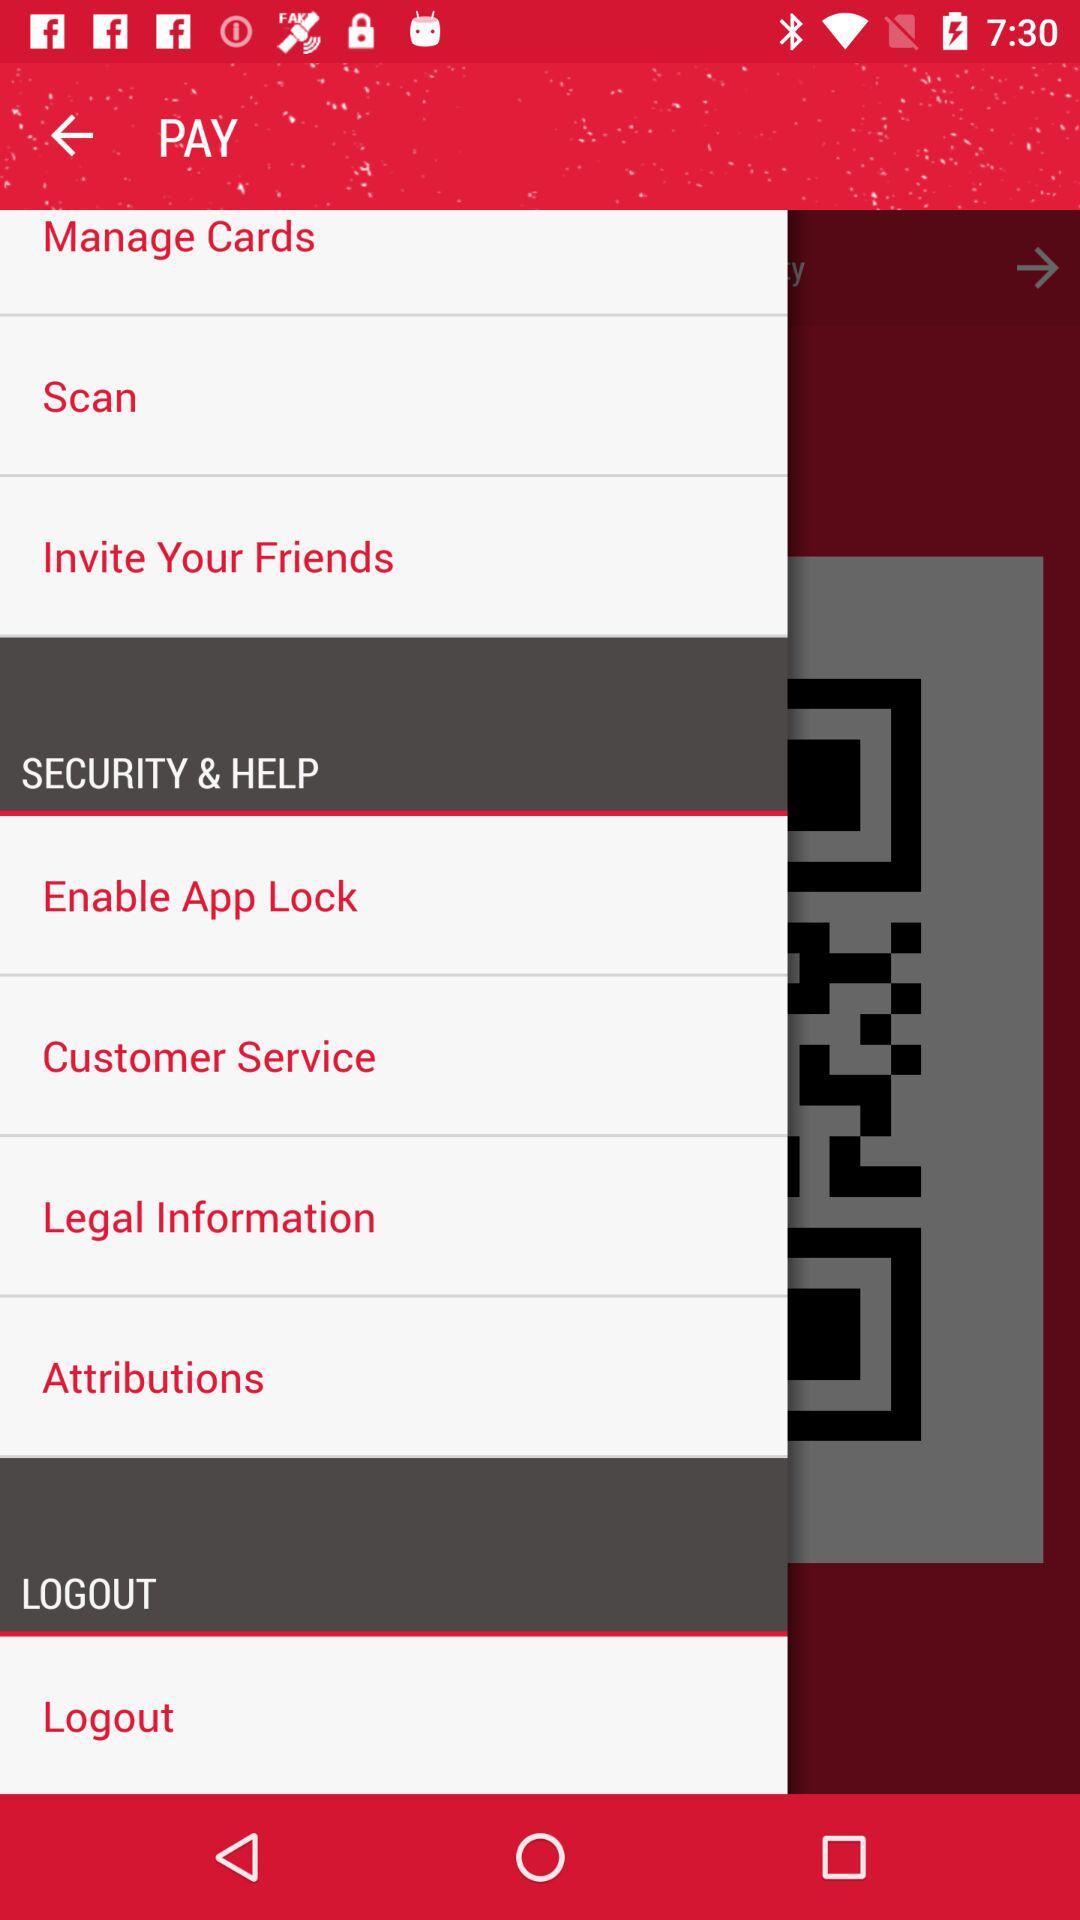 Image resolution: width=1080 pixels, height=1920 pixels. What do you see at coordinates (393, 1375) in the screenshot?
I see `attributions` at bounding box center [393, 1375].